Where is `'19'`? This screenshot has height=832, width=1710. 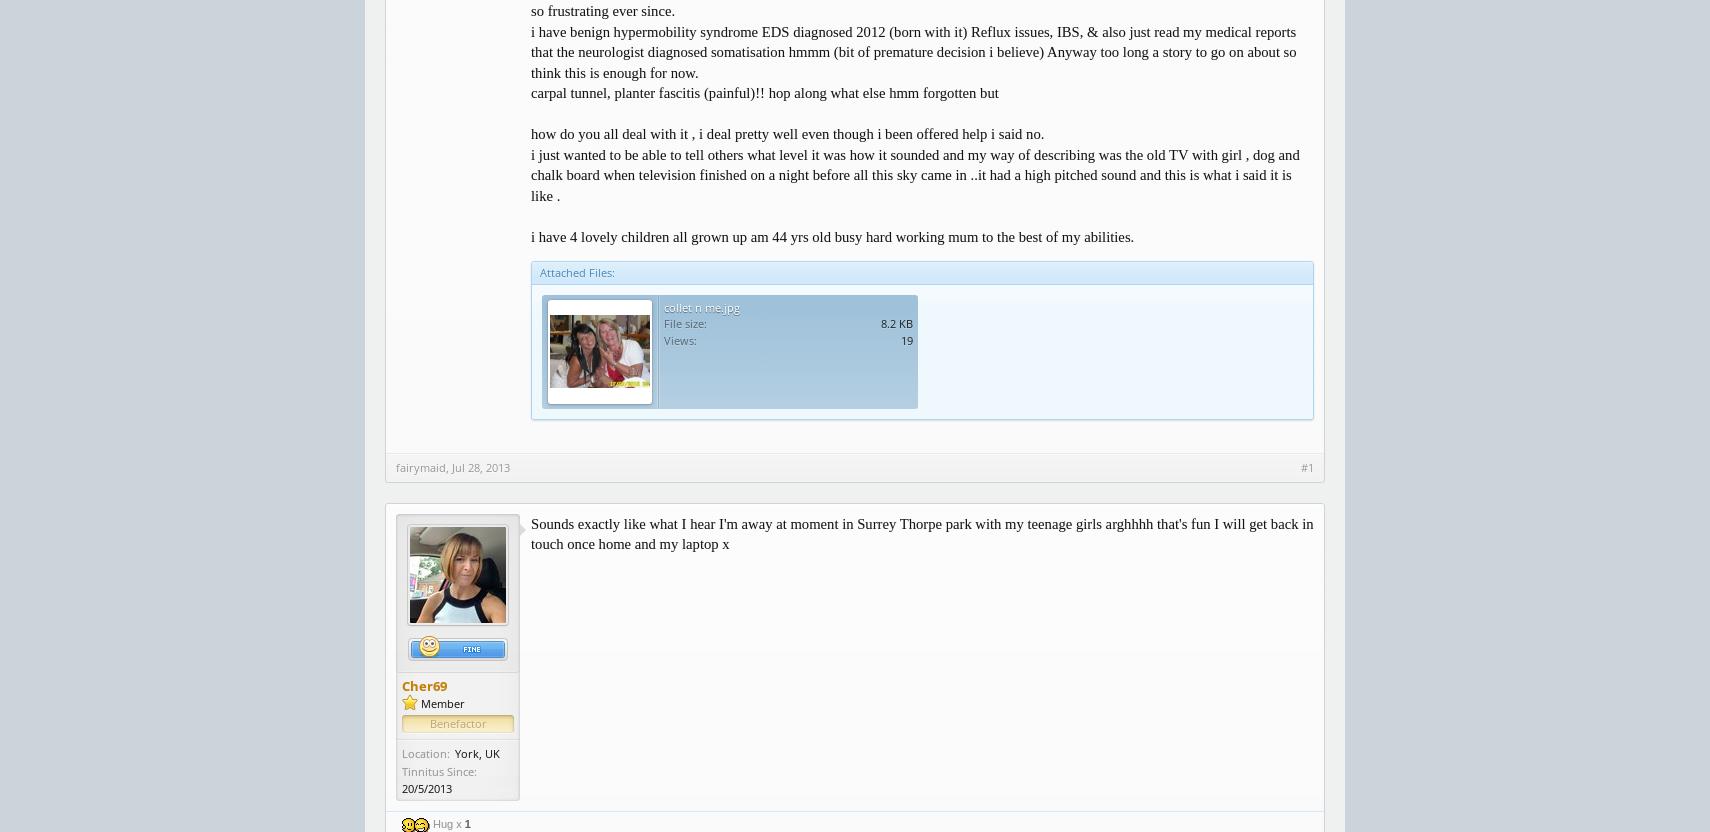
'19' is located at coordinates (904, 339).